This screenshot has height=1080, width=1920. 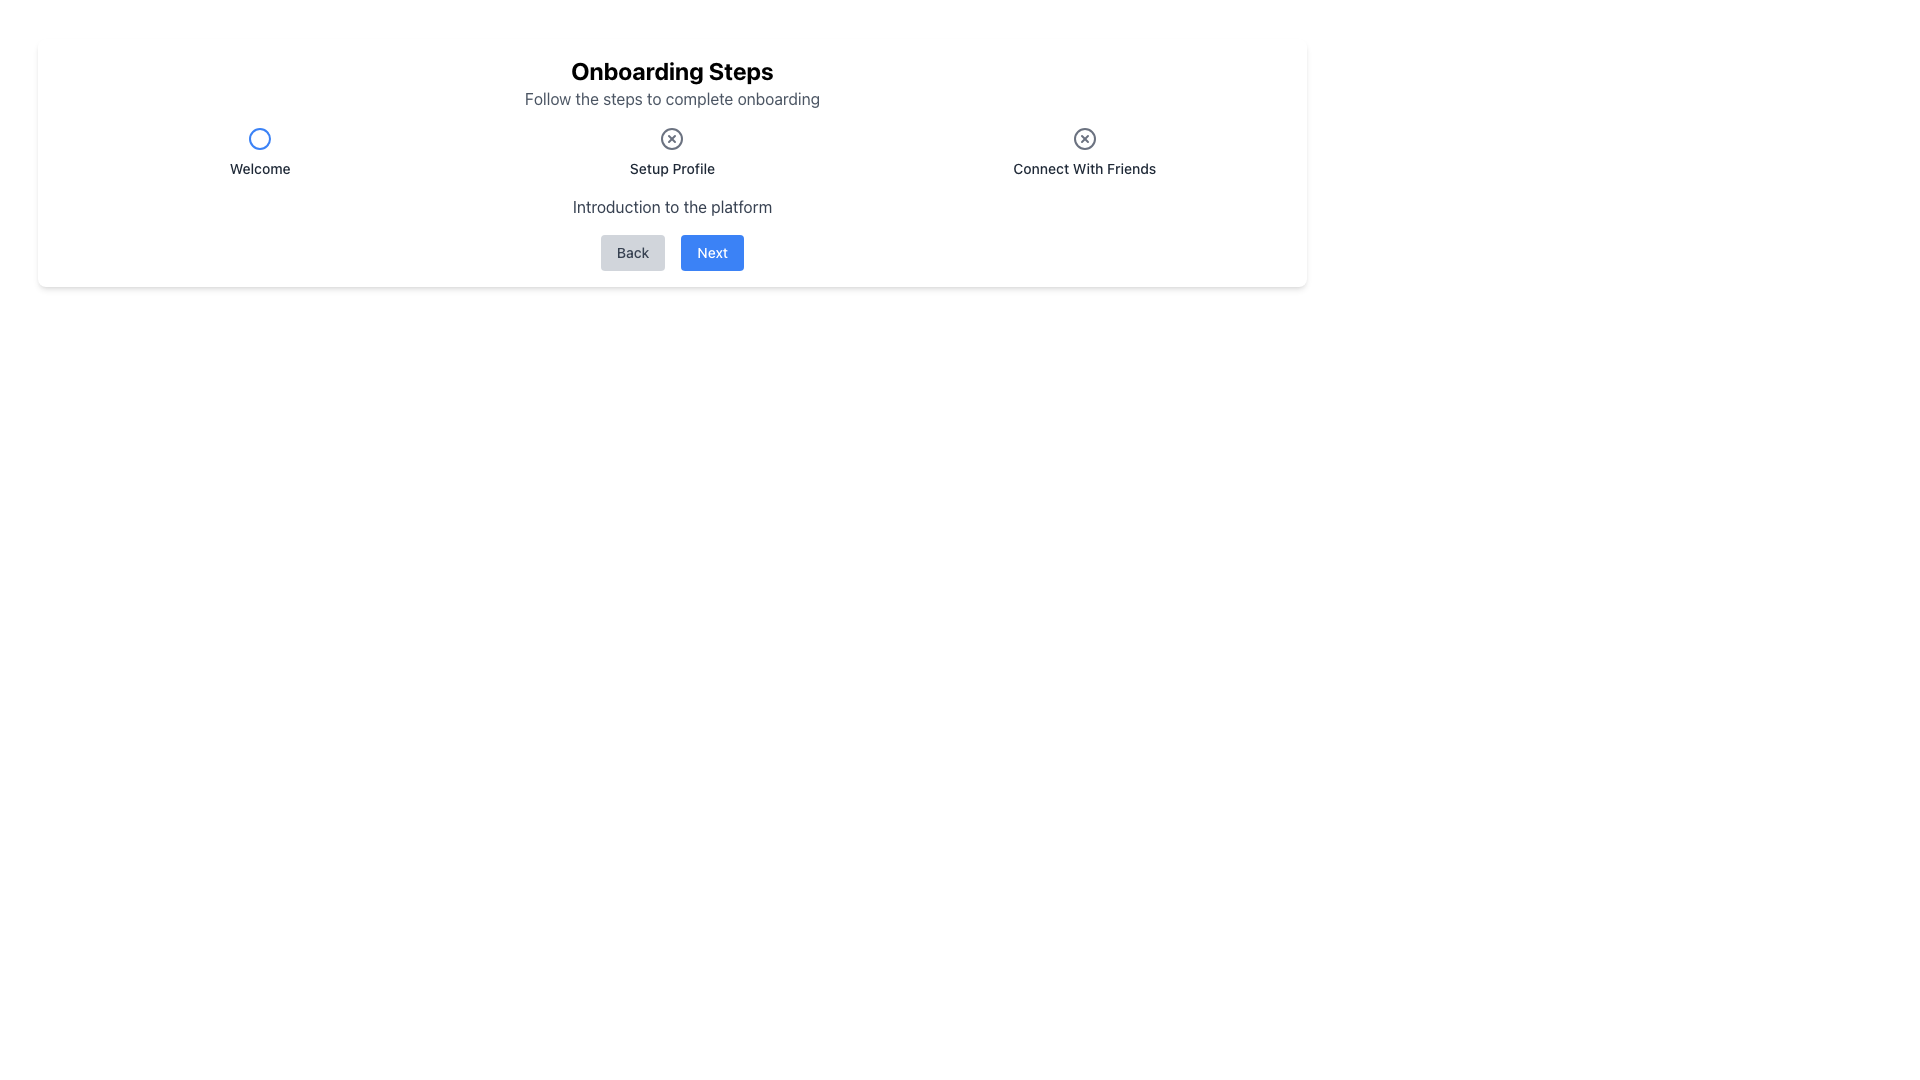 What do you see at coordinates (672, 137) in the screenshot?
I see `the circular gray icon with an 'X' mark in its center, which represents the step in the onboarding process above the 'Setup Profile' text` at bounding box center [672, 137].